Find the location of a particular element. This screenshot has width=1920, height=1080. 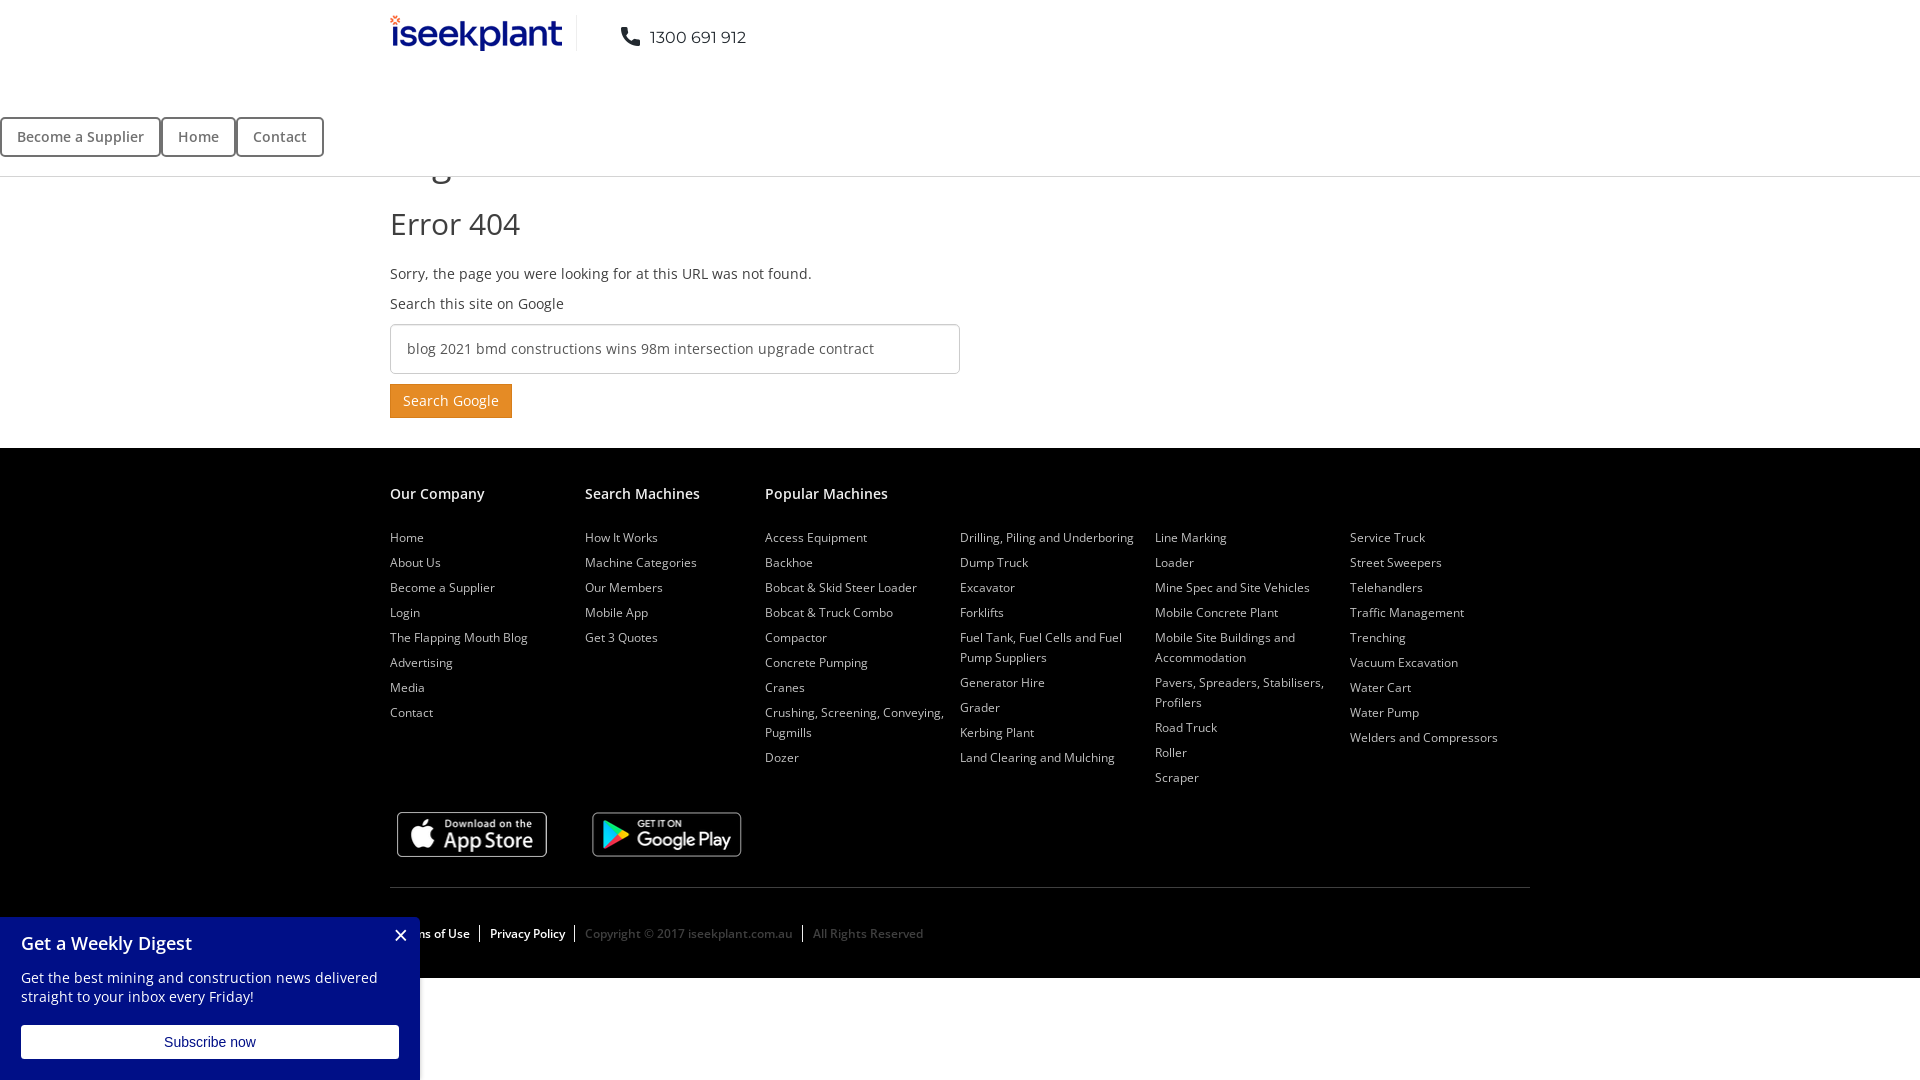

'Bobcat & Skid Steer Loader' is located at coordinates (840, 586).